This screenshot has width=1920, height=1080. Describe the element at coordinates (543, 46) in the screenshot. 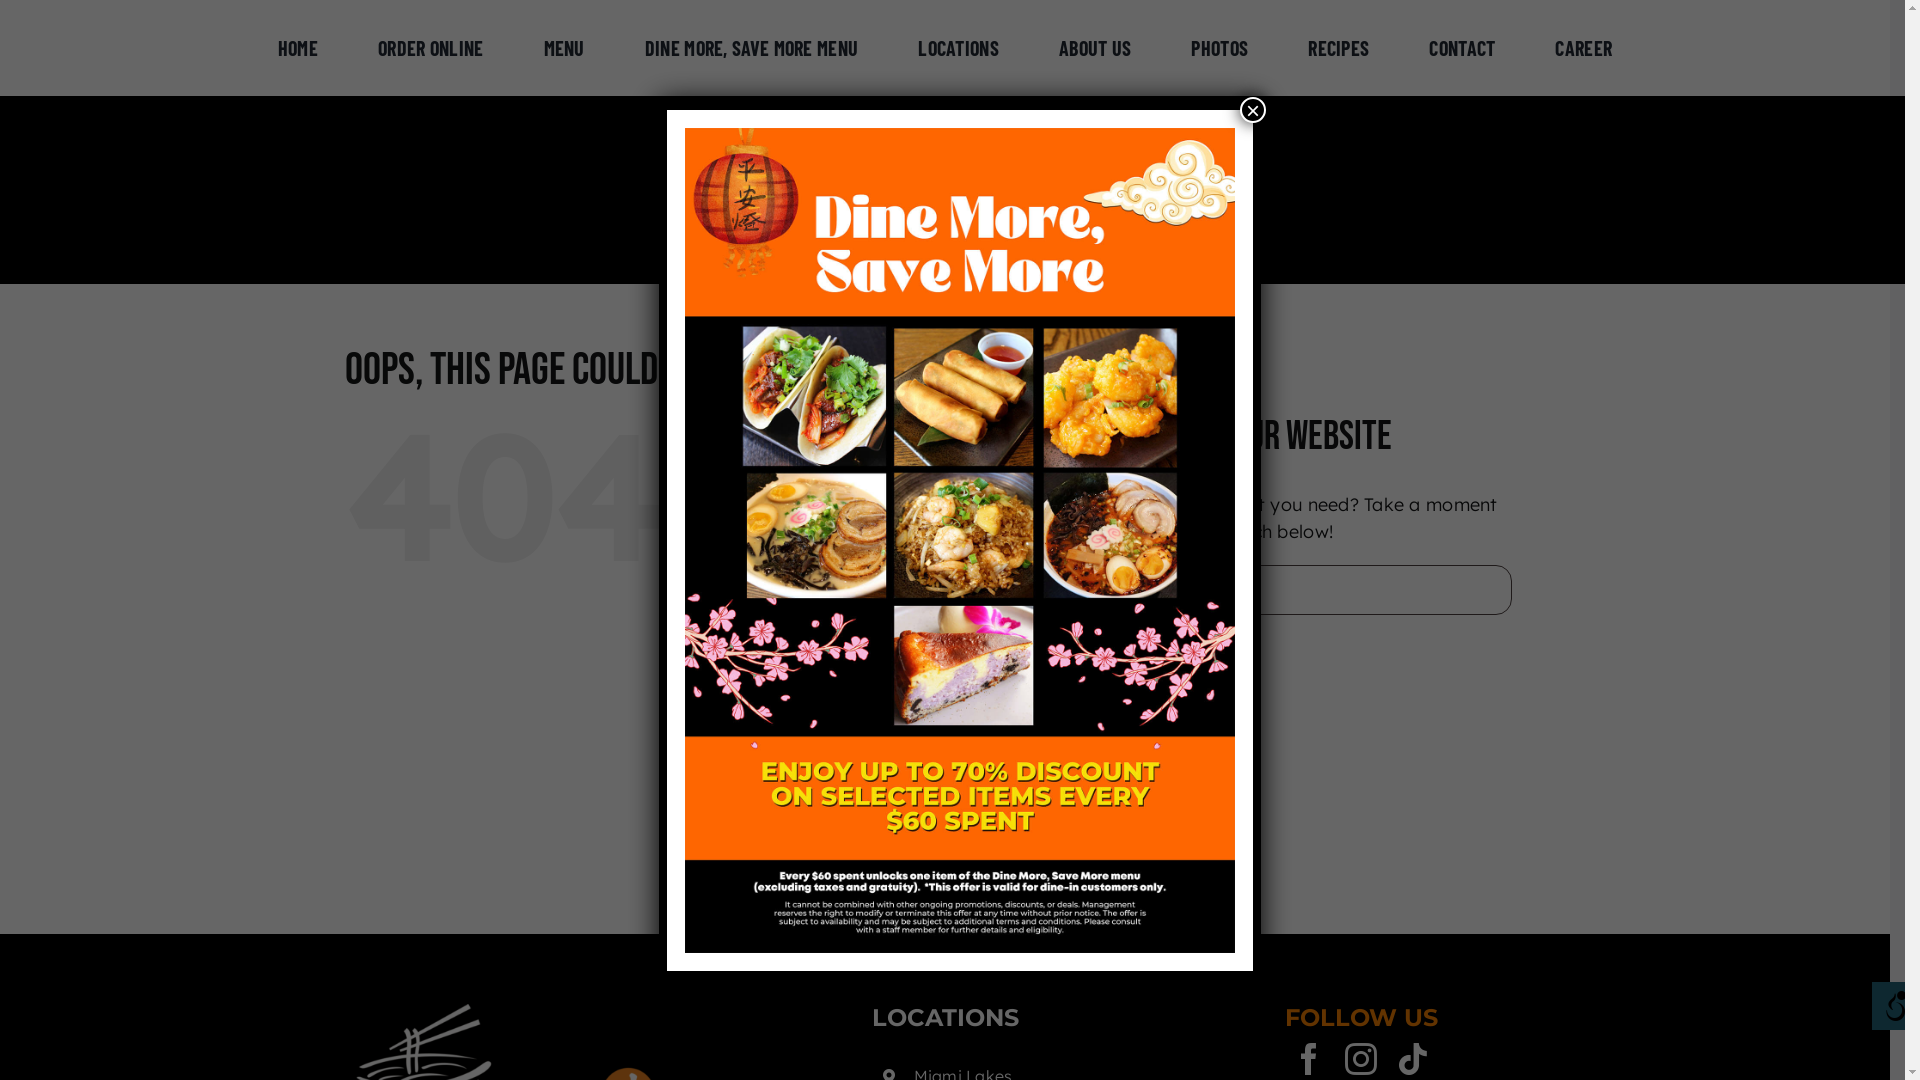

I see `'MENU'` at that location.